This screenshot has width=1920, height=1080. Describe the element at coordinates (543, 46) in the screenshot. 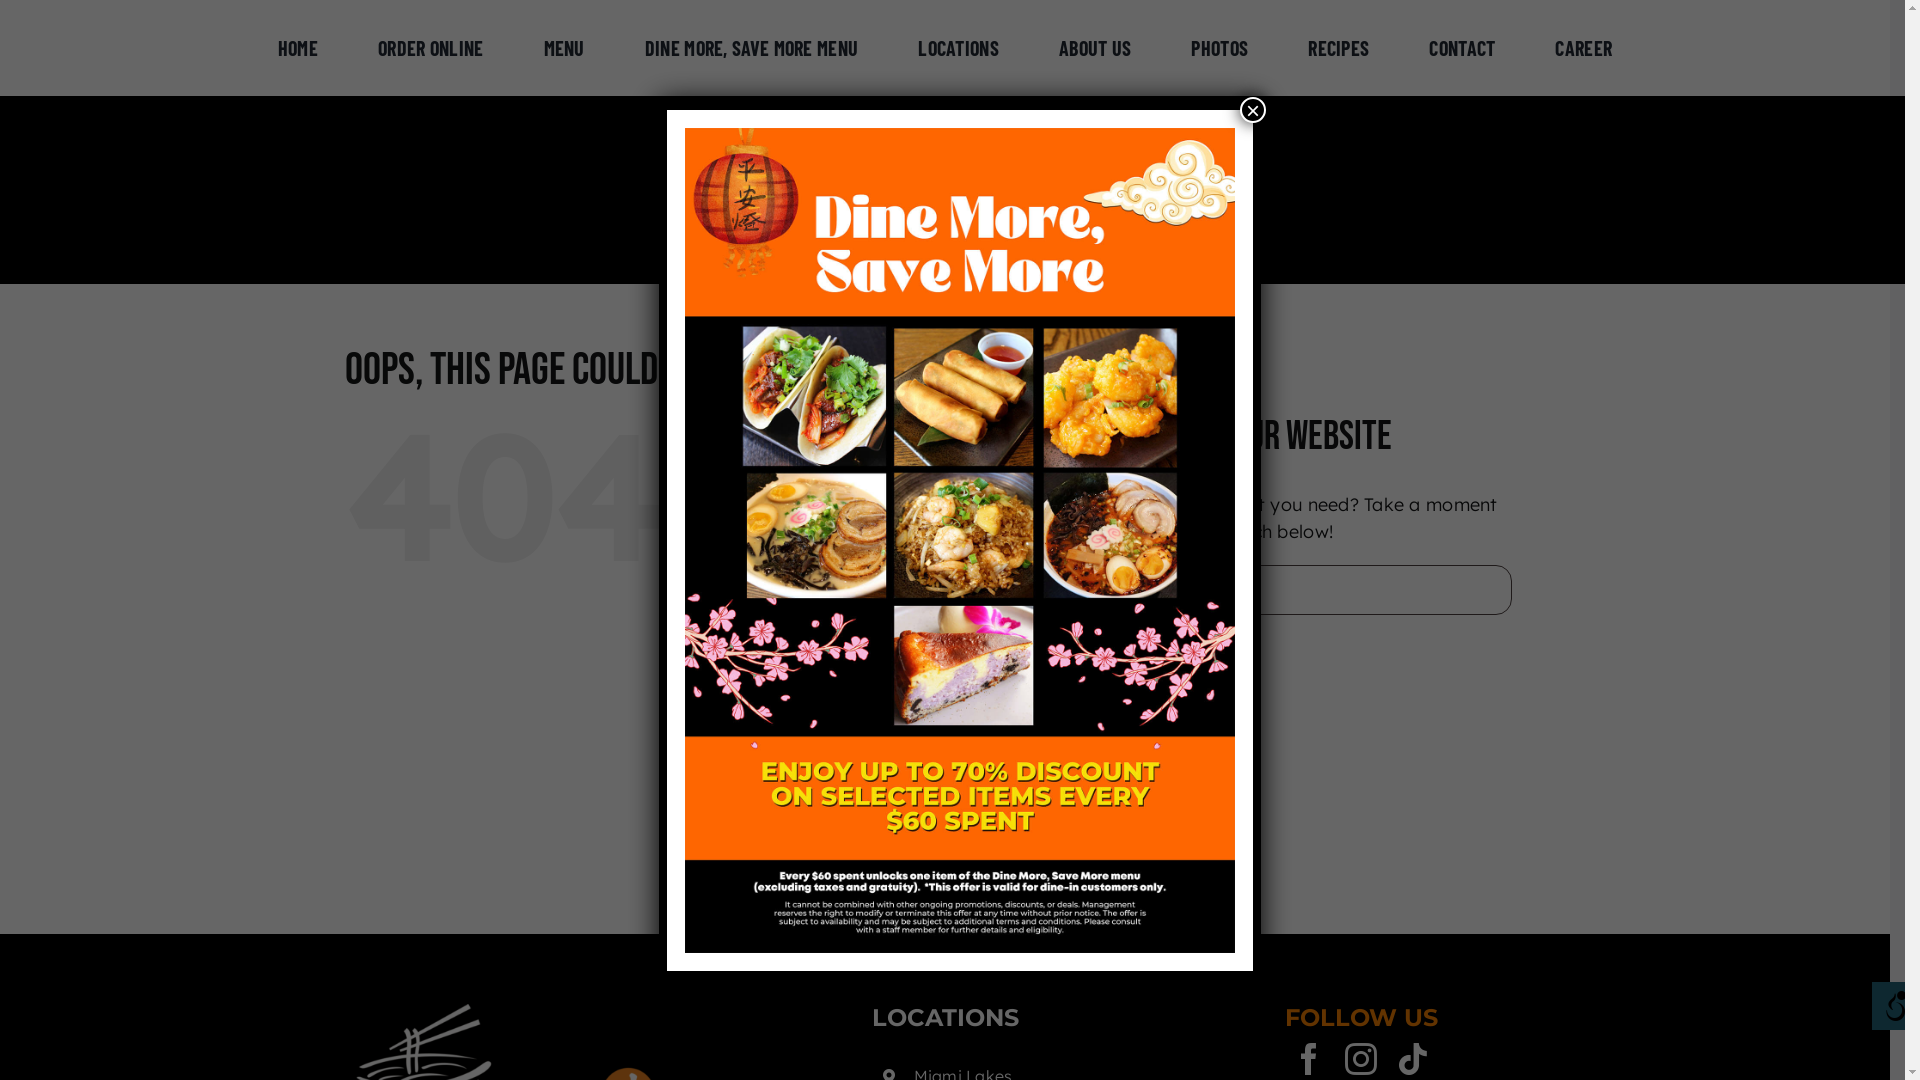

I see `'MENU'` at that location.